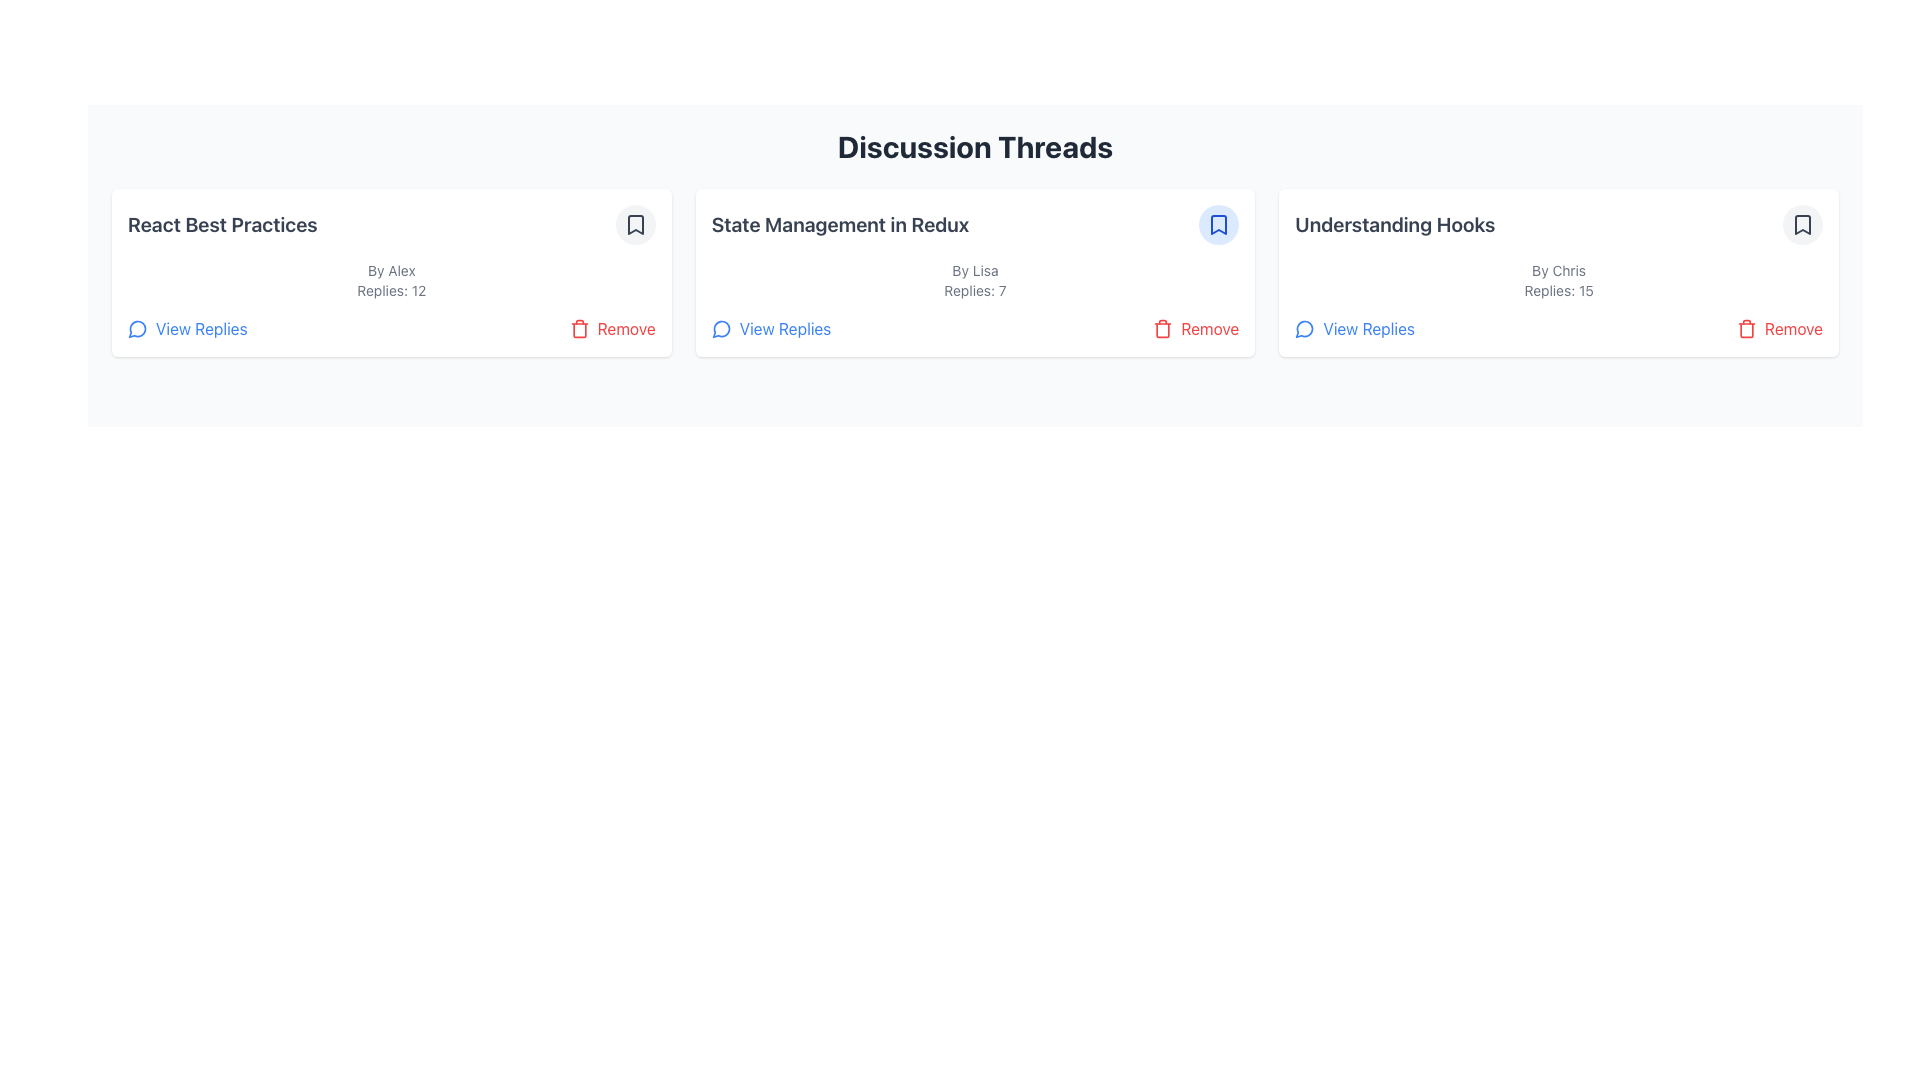  I want to click on the speech bubble SVG icon representing message functionality located in the discussion card titled 'React Best Practices', so click(136, 328).